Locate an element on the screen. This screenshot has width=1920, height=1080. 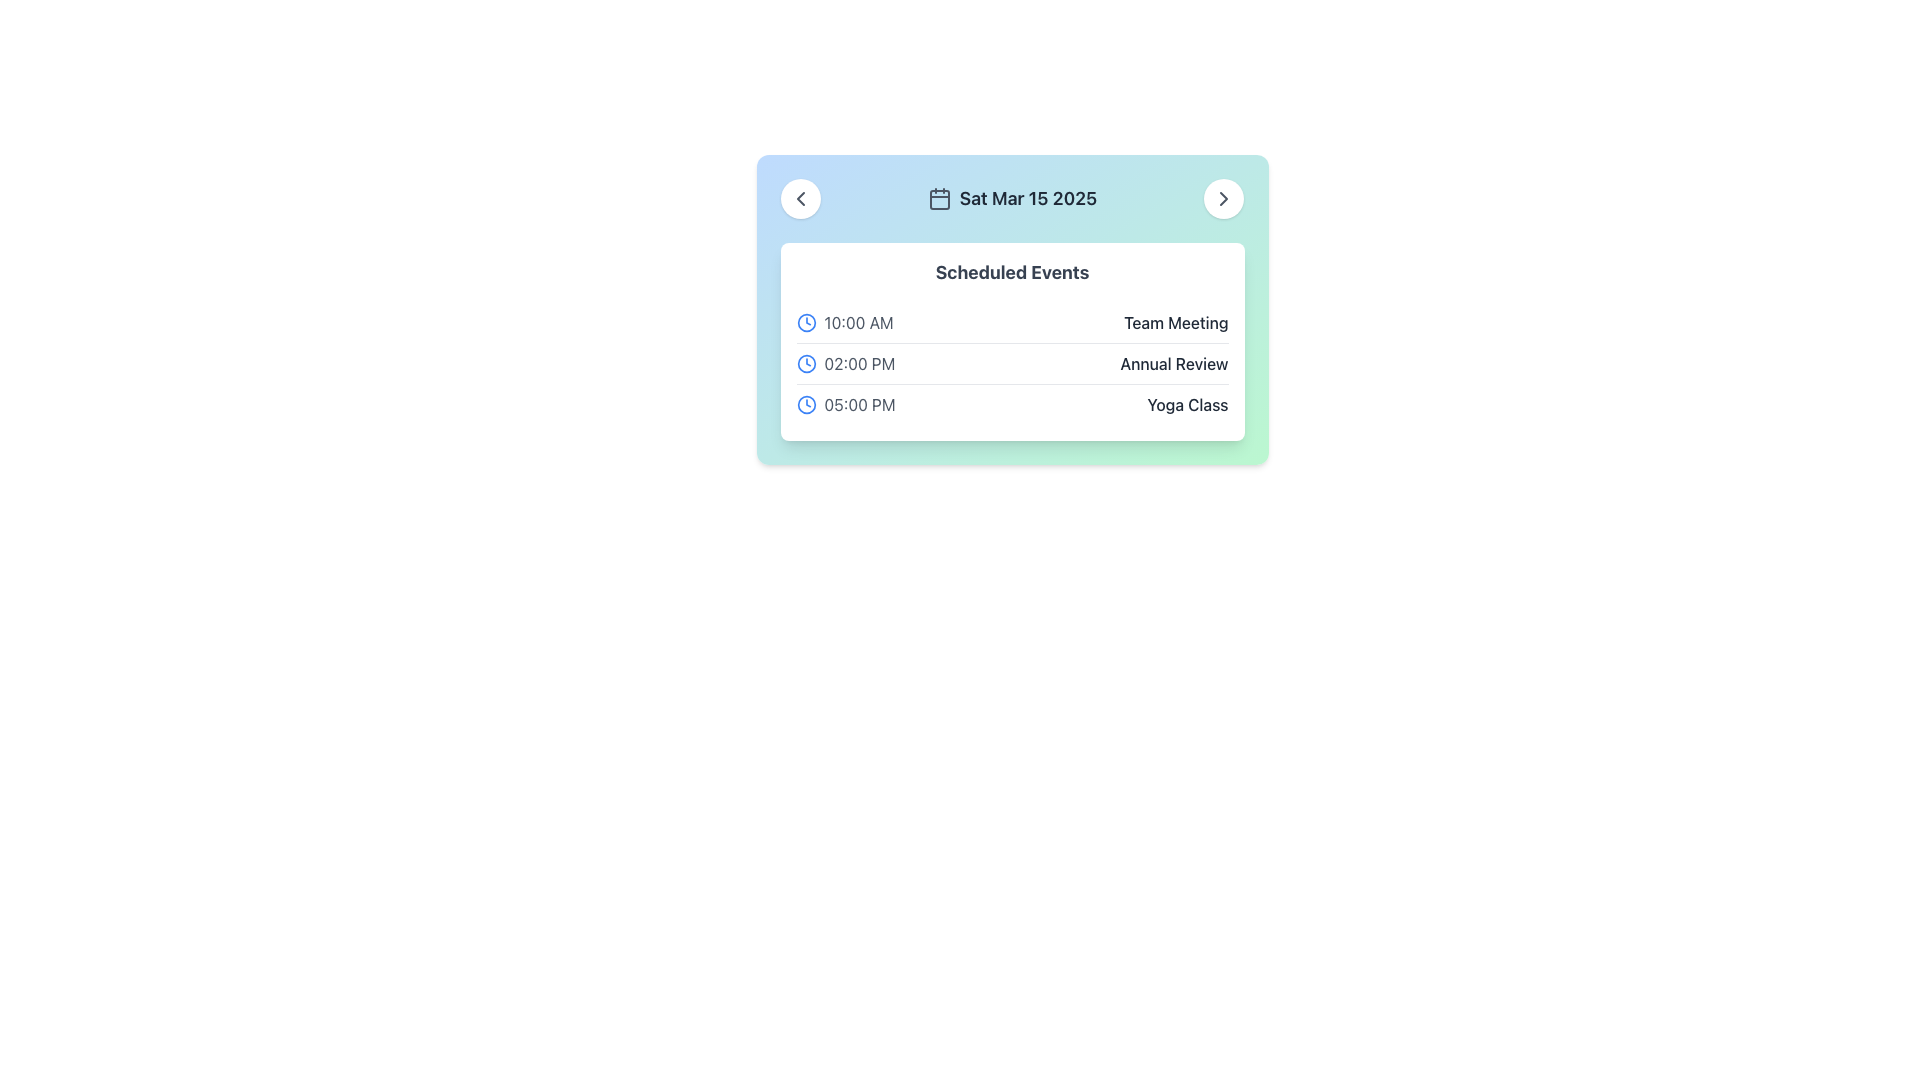
the Text Label displaying '05:00 PM' in gray color, located in the third row of the schedule interface, next to the hourglass icon in blue is located at coordinates (859, 405).